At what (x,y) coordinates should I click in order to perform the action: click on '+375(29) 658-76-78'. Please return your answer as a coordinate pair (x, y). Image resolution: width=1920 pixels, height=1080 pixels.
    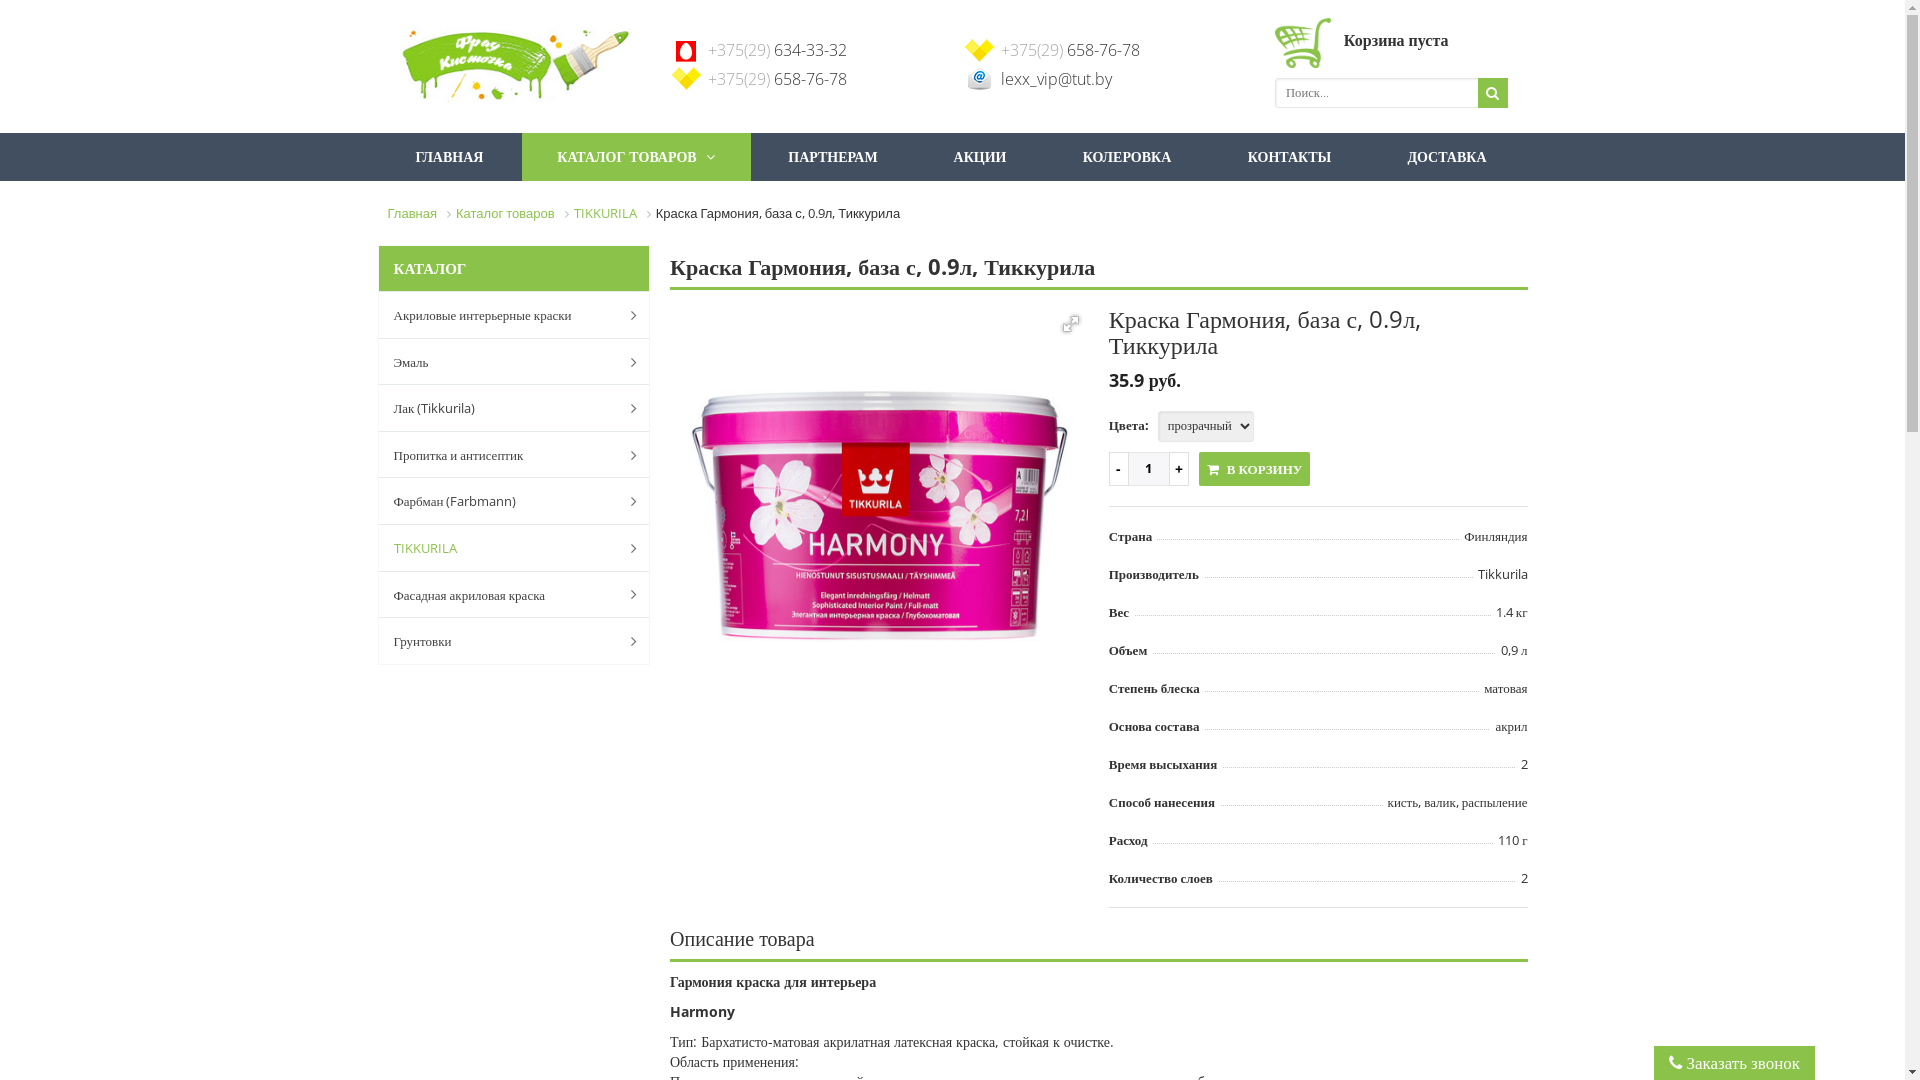
    Looking at the image, I should click on (776, 77).